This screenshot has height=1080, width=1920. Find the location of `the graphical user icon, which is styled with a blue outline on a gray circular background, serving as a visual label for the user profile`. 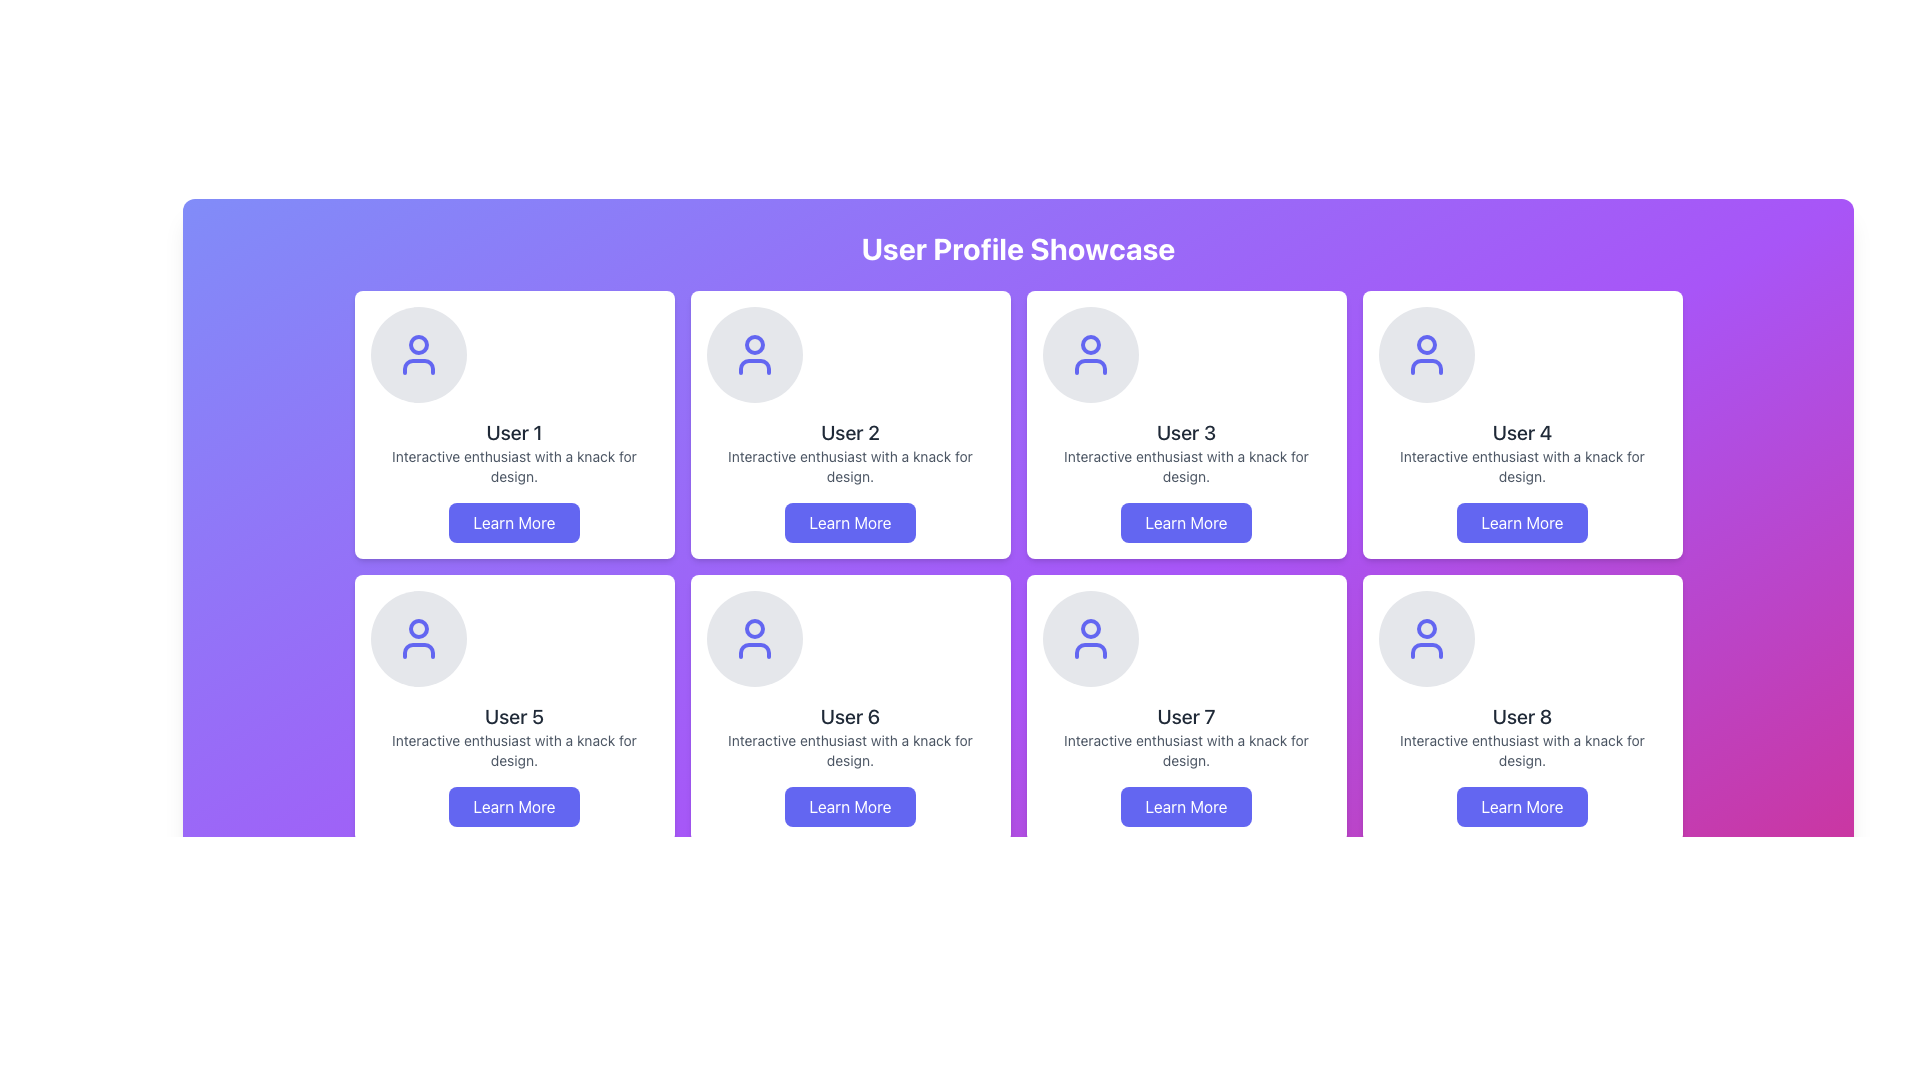

the graphical user icon, which is styled with a blue outline on a gray circular background, serving as a visual label for the user profile is located at coordinates (753, 353).